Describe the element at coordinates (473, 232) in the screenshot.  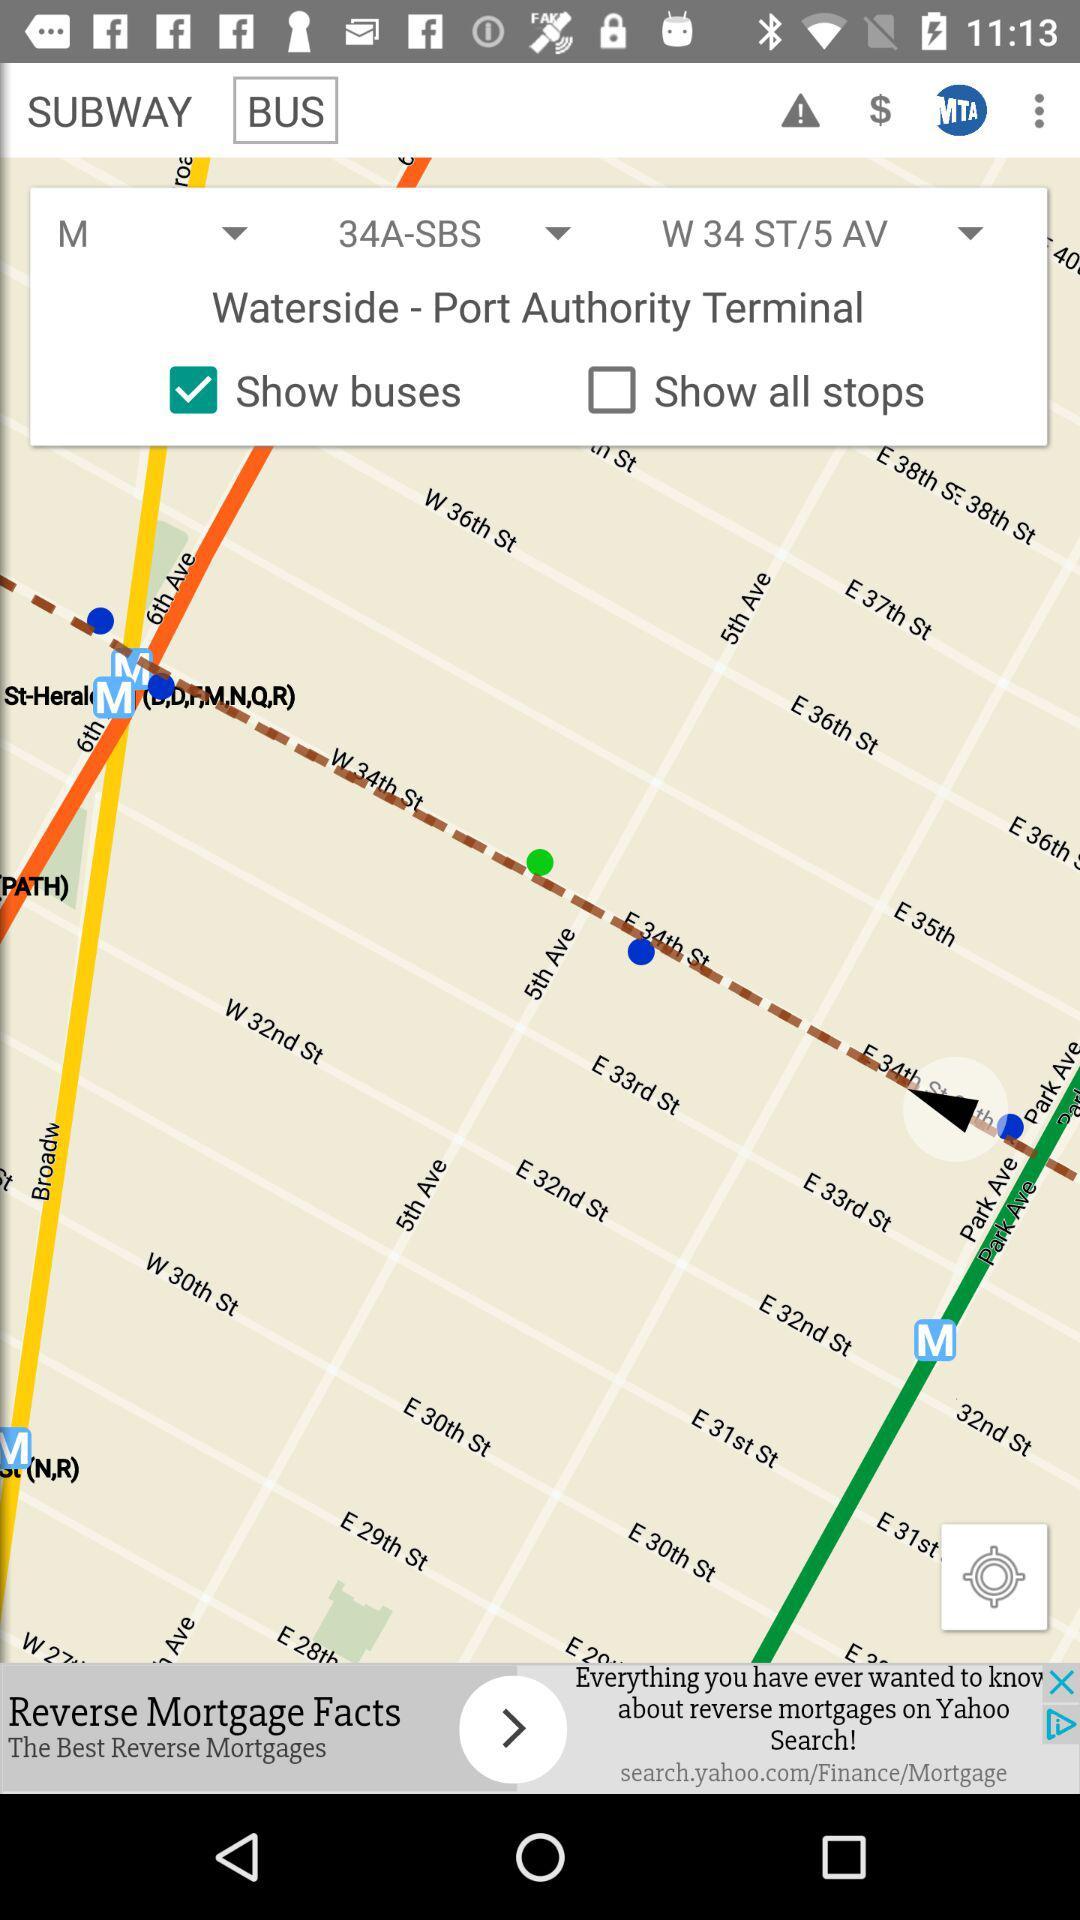
I see `the drop down of text 34asbs` at that location.